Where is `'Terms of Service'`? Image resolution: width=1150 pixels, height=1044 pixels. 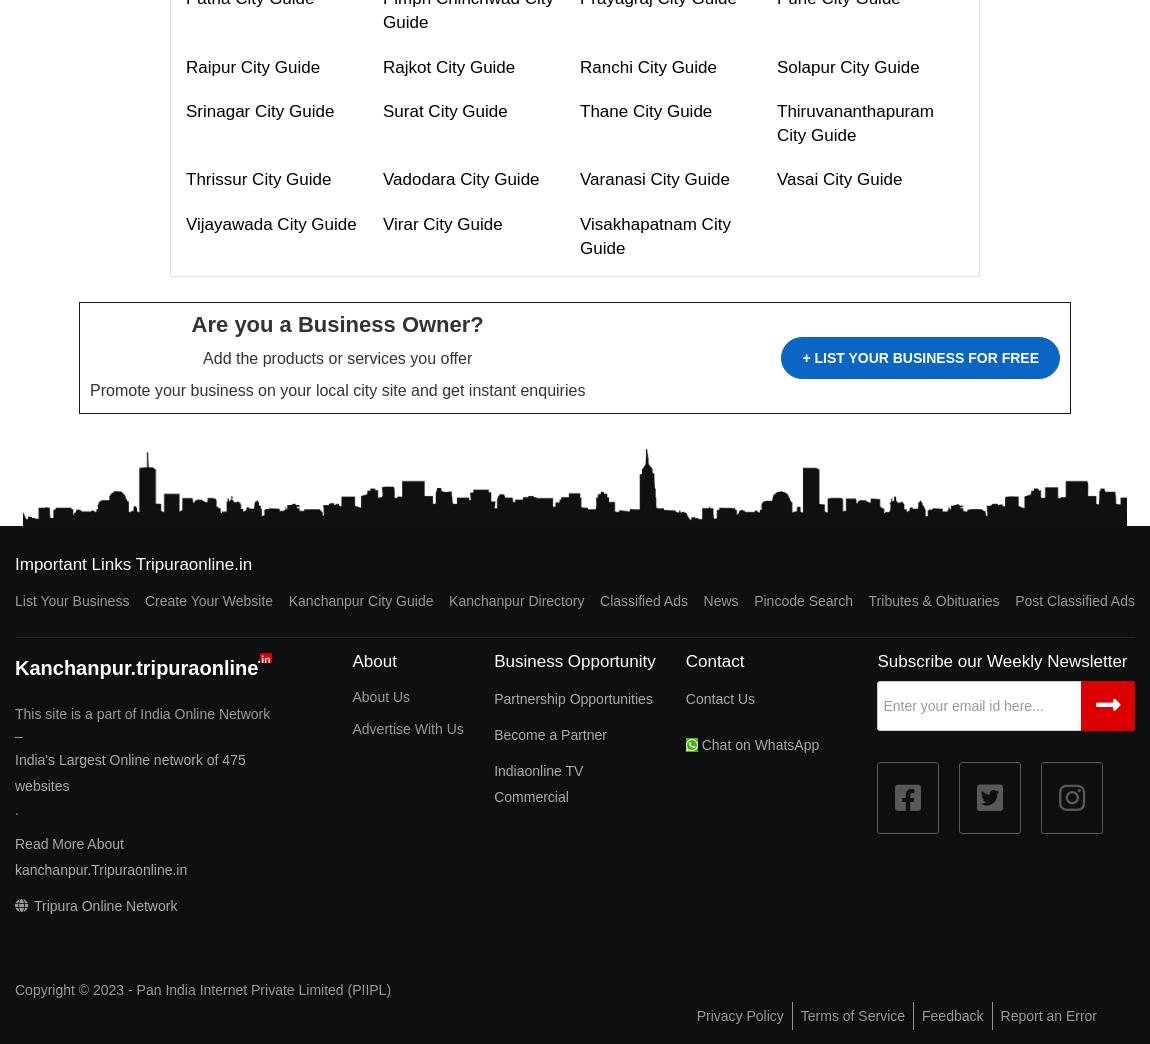 'Terms of Service' is located at coordinates (851, 1014).